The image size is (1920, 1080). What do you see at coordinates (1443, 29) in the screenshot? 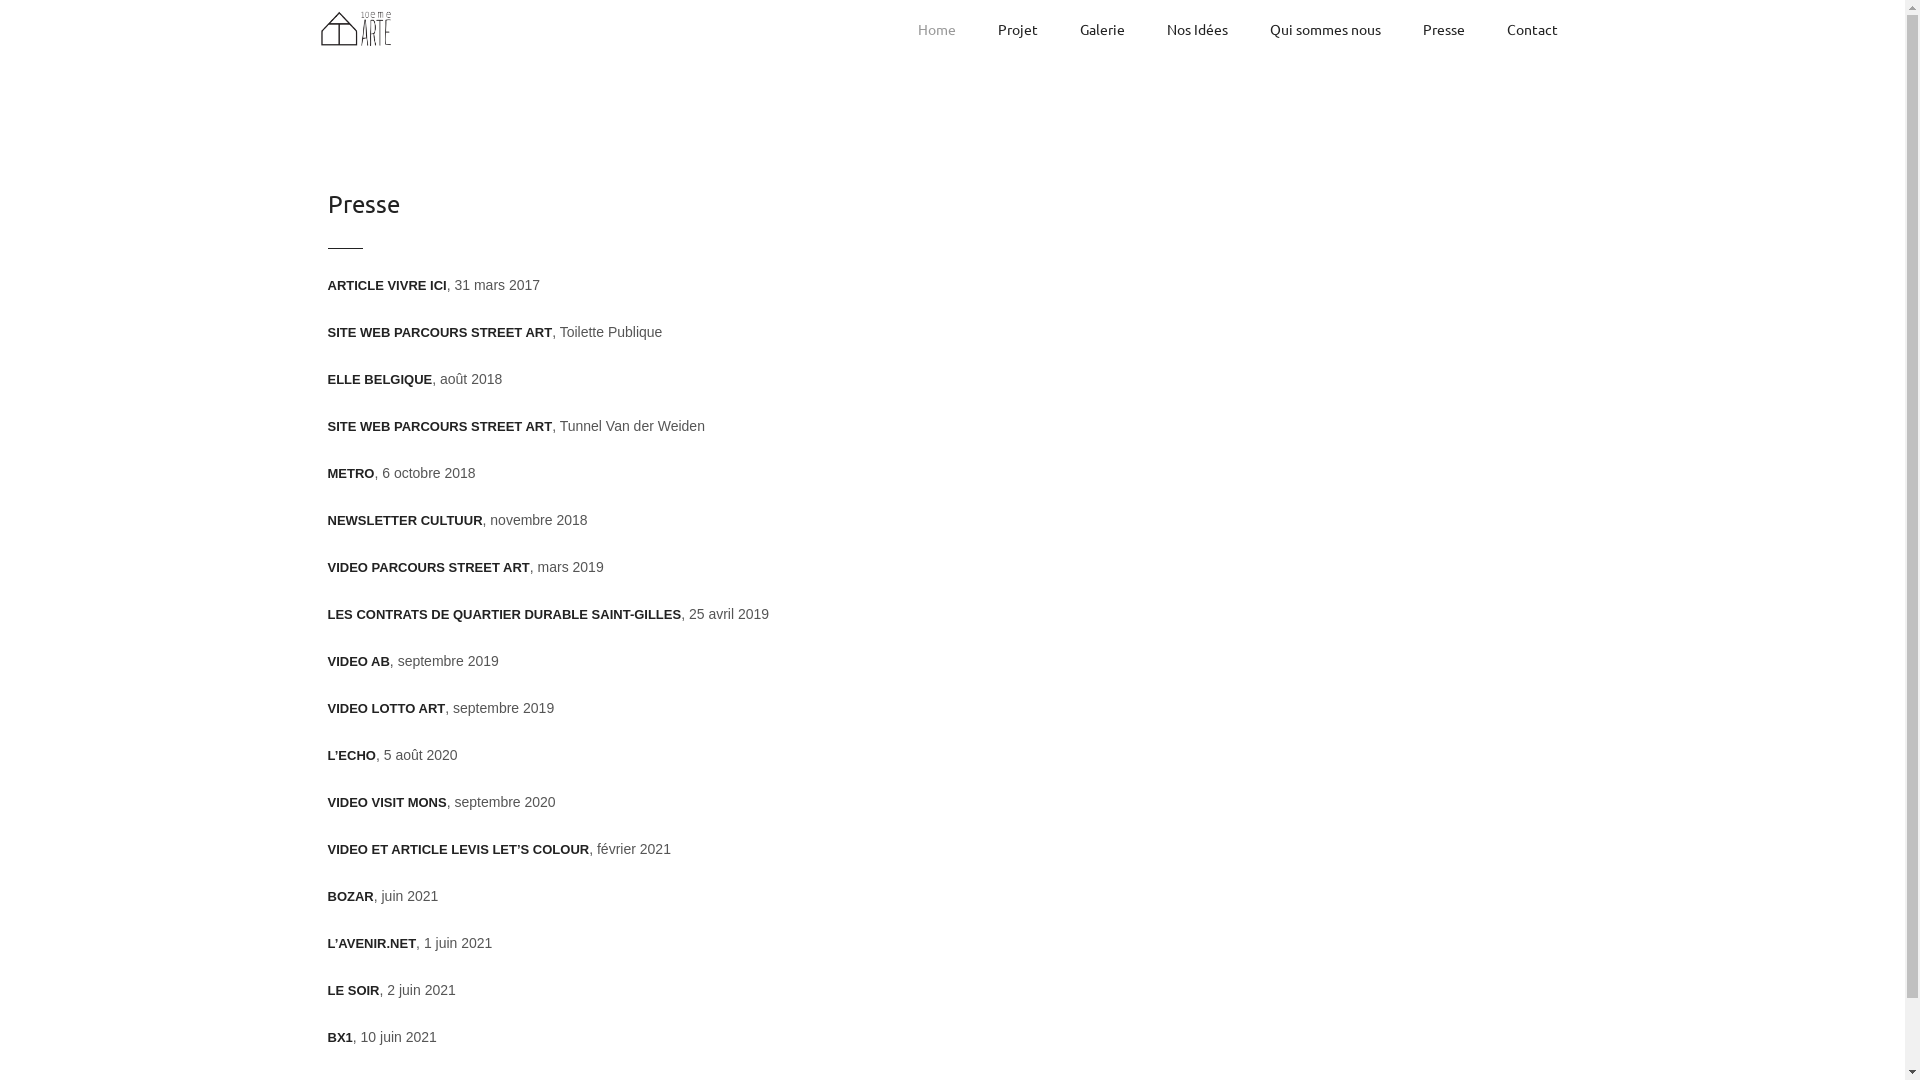
I see `'Presse'` at bounding box center [1443, 29].